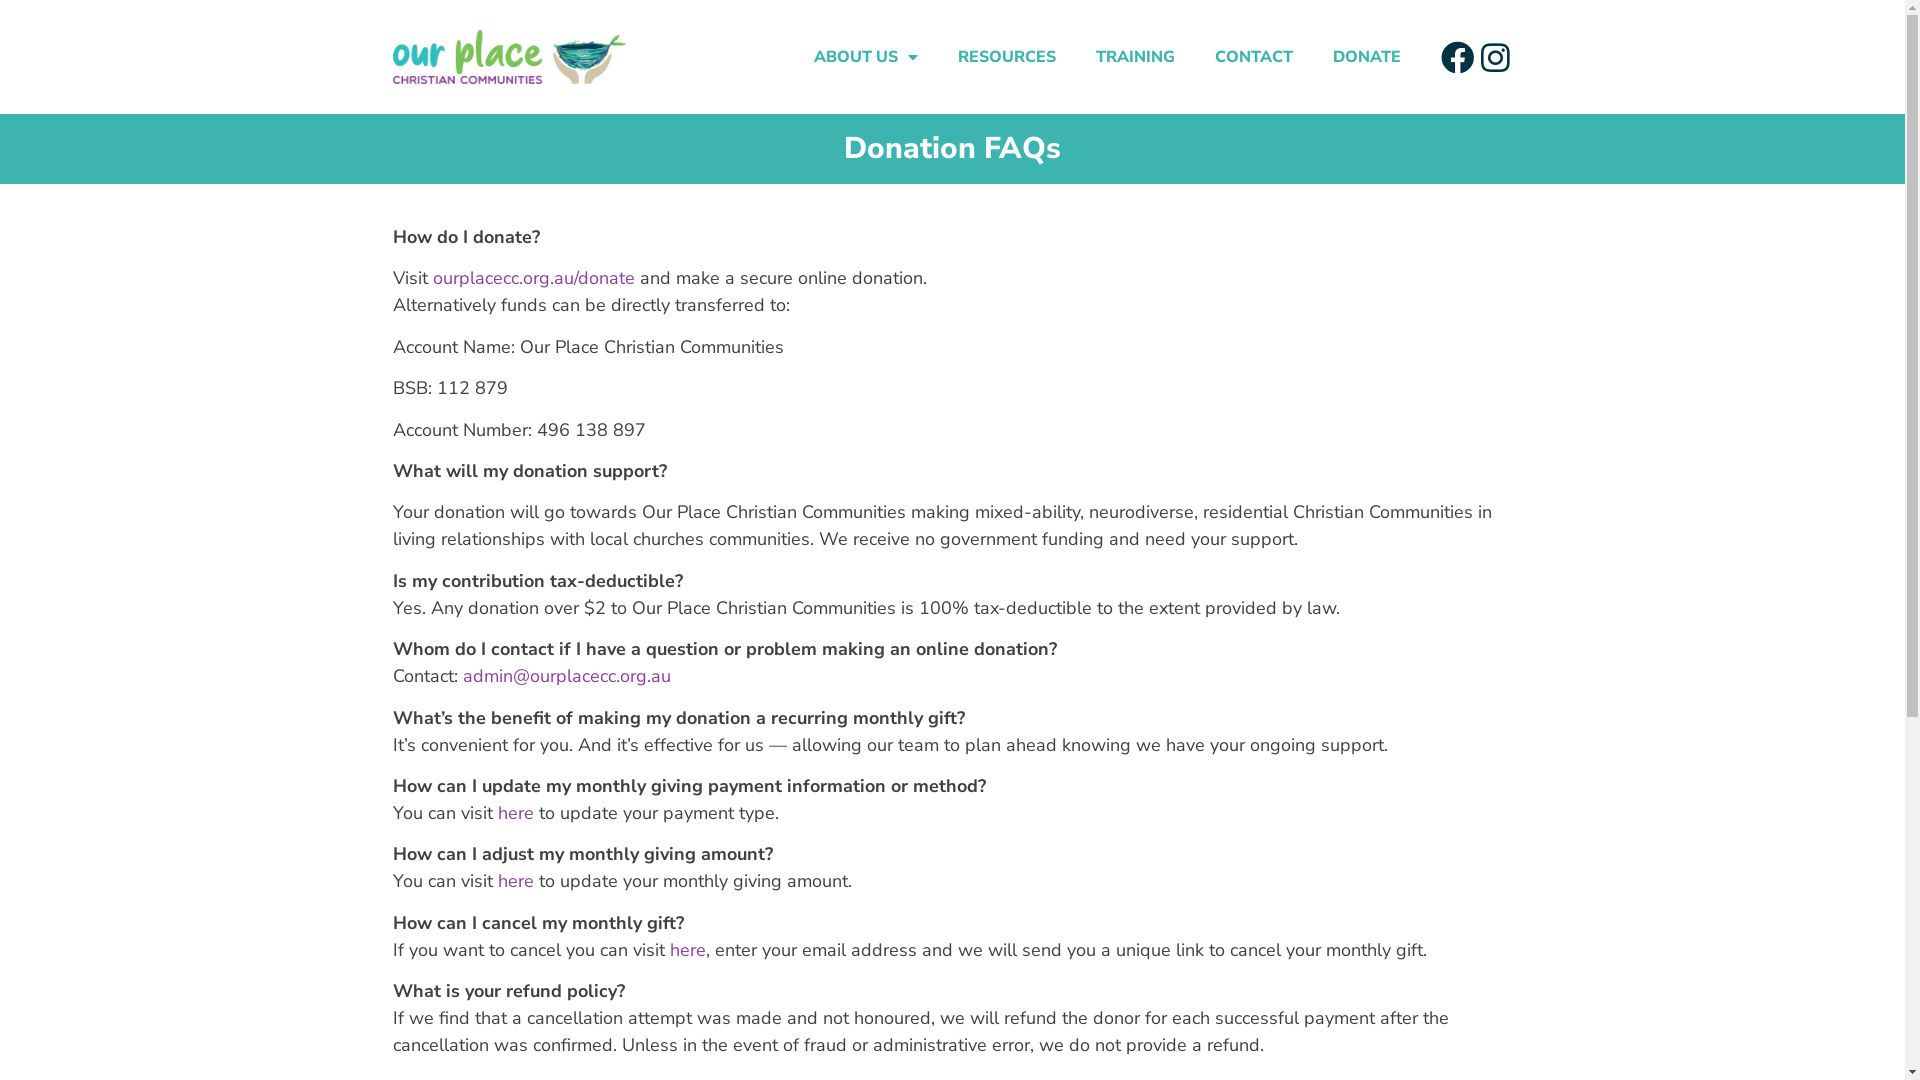 This screenshot has height=1080, width=1920. I want to click on 'here', so click(516, 813).